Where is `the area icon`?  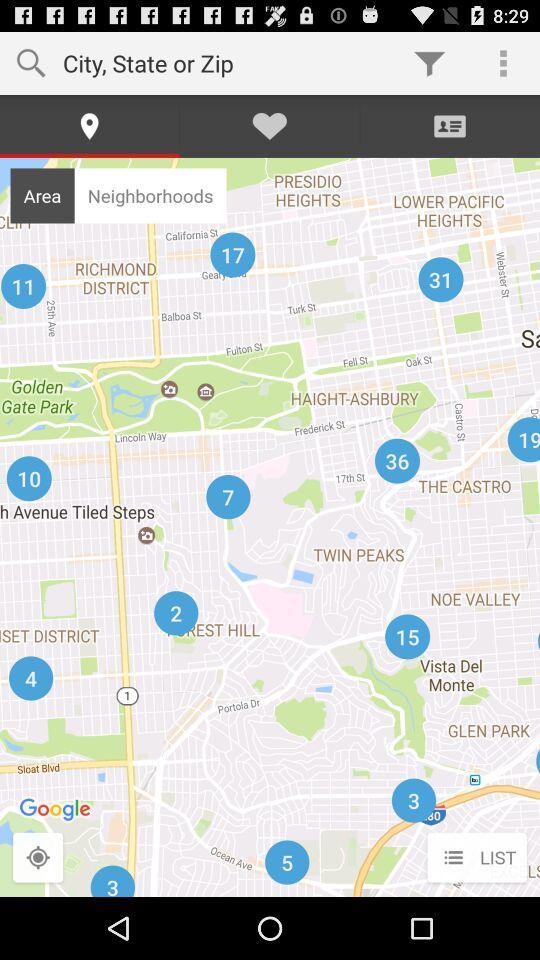
the area icon is located at coordinates (42, 195).